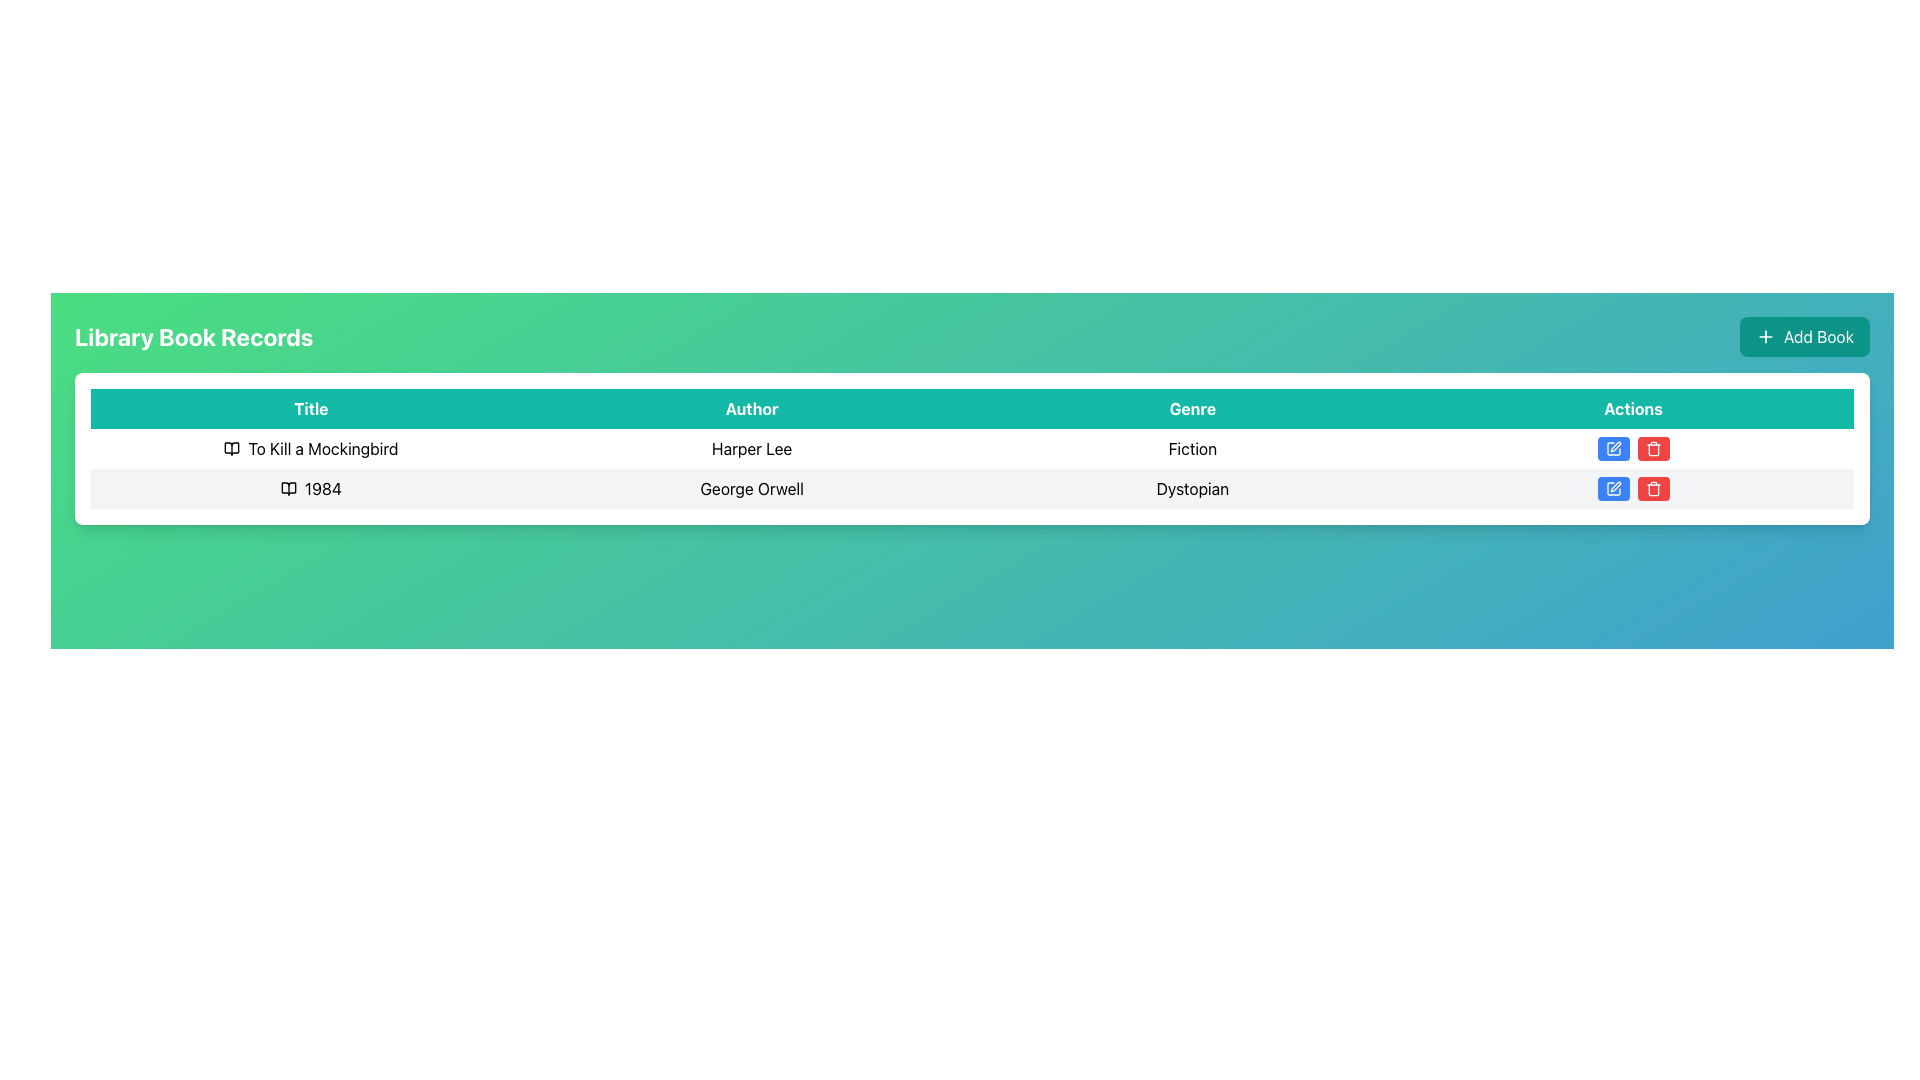 The image size is (1920, 1080). I want to click on the text 'To Kill a Mockingbird' in the first row of the table under the 'Title' column, so click(310, 447).